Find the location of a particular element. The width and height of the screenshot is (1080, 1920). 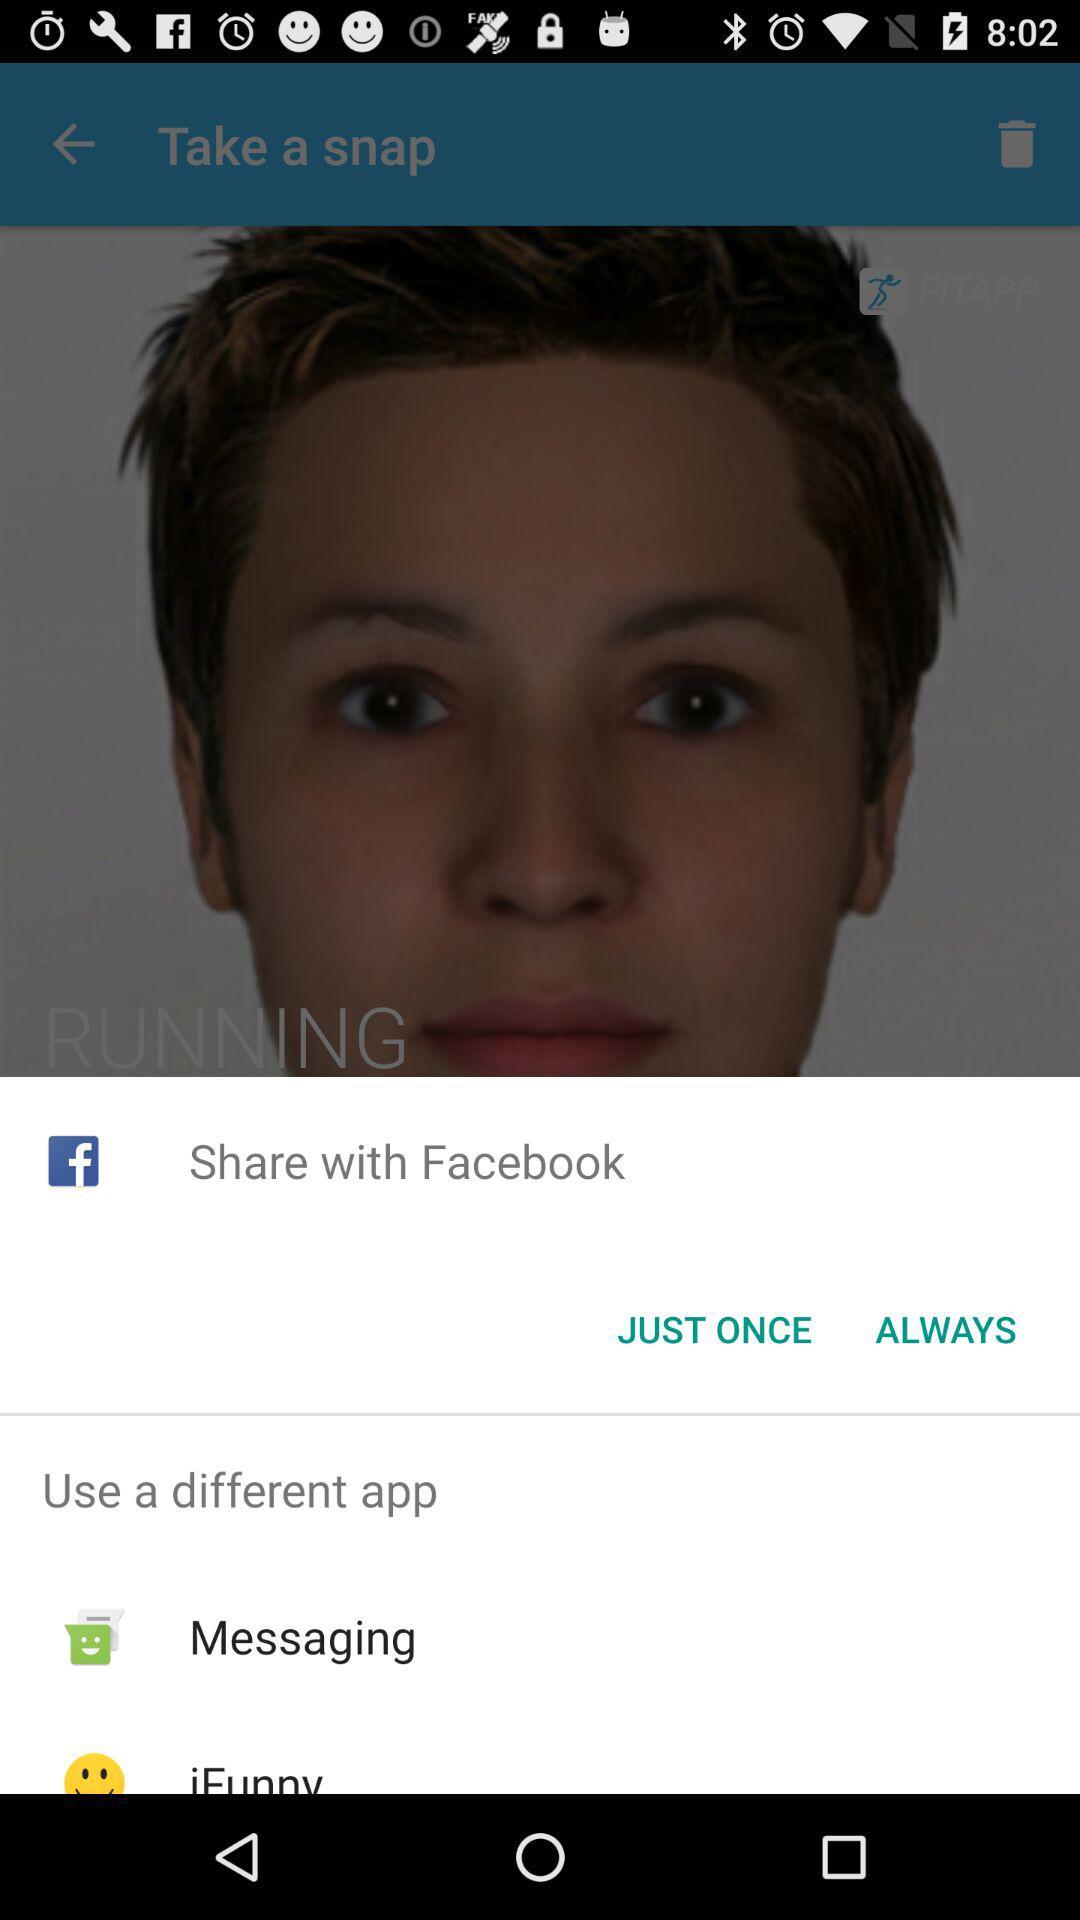

item at the bottom right corner is located at coordinates (945, 1329).